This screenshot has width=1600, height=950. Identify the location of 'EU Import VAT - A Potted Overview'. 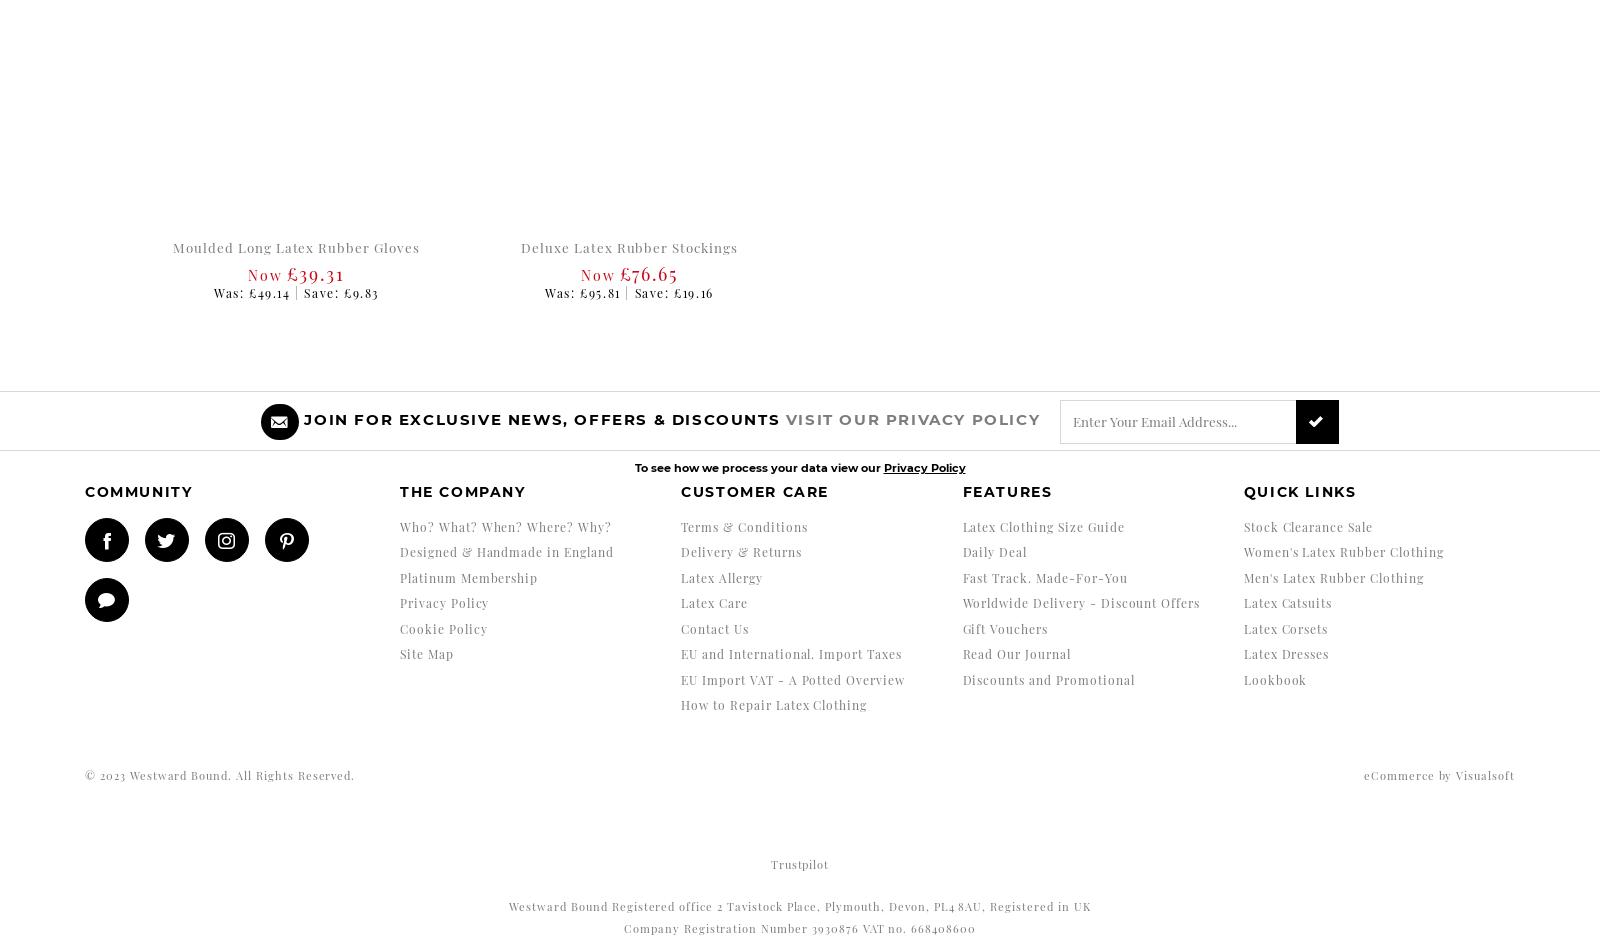
(792, 678).